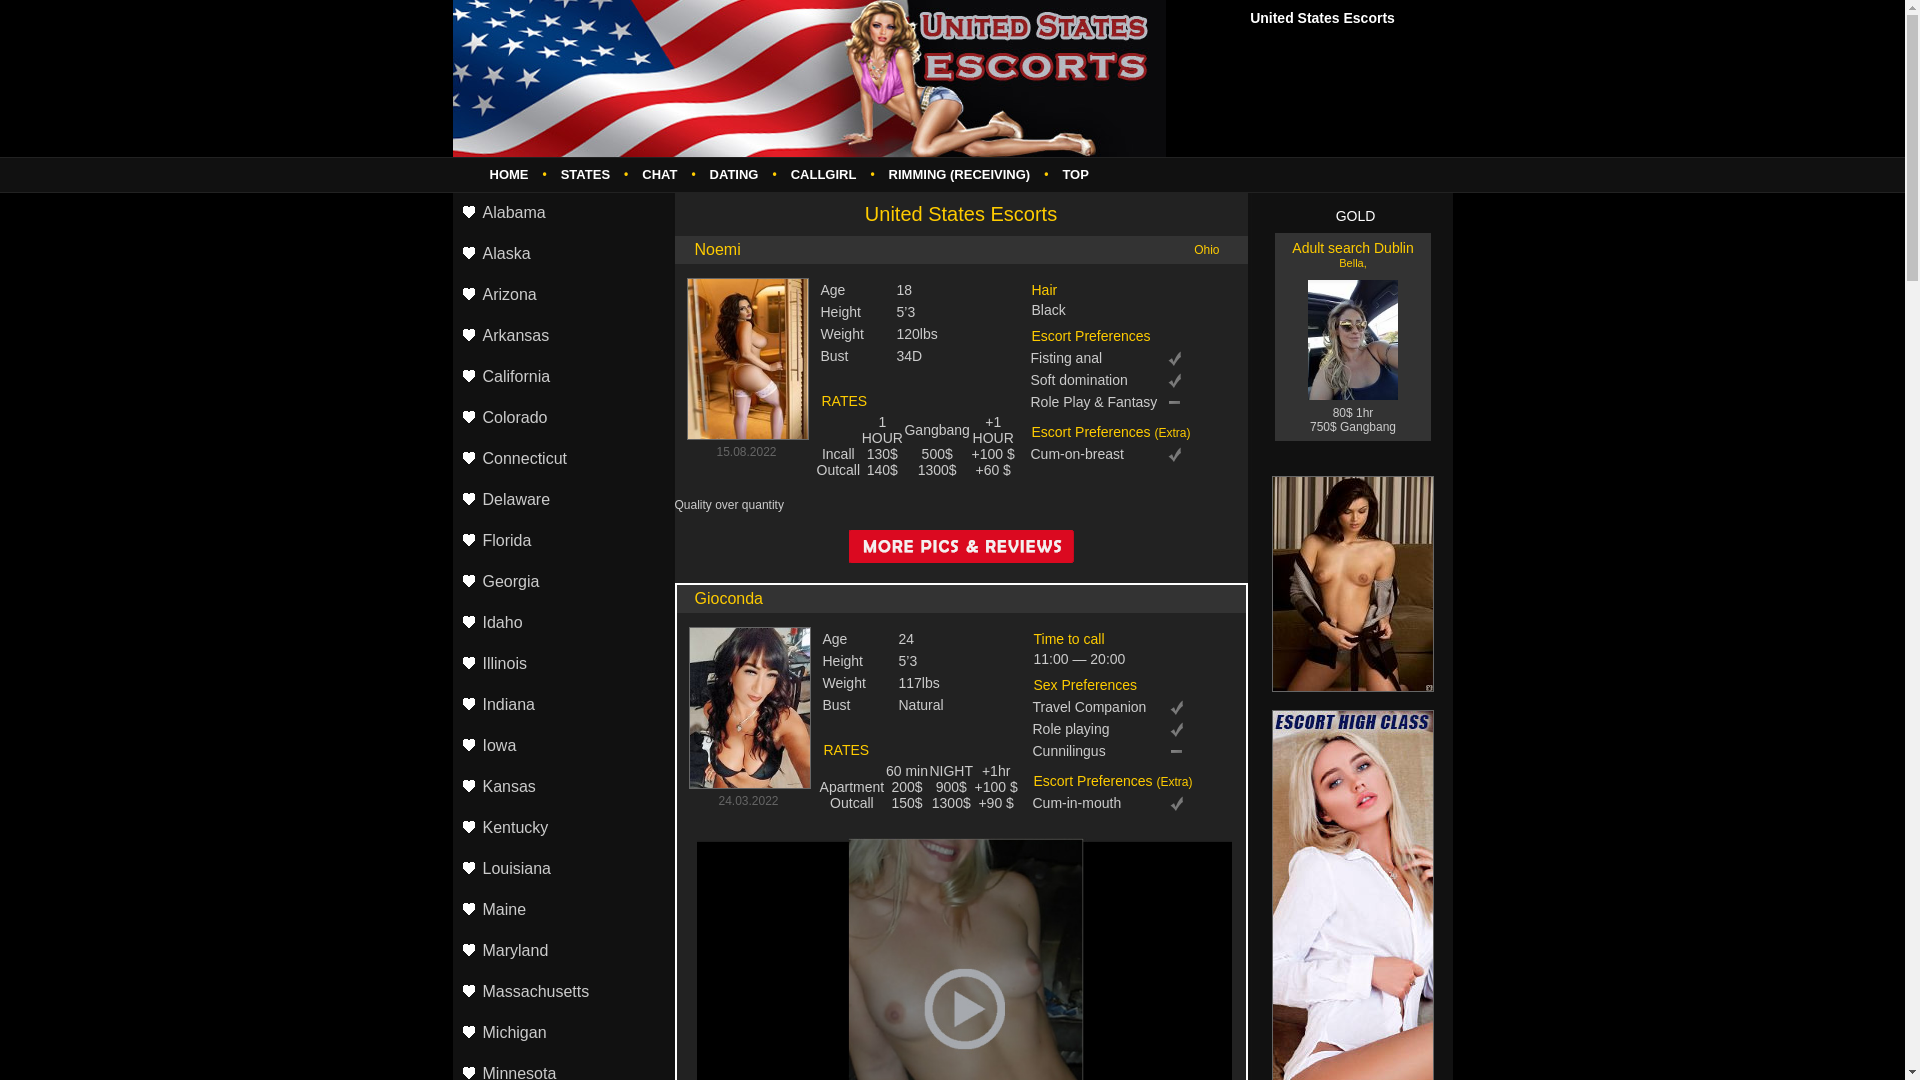  What do you see at coordinates (878, 173) in the screenshot?
I see `'RIMMING (RECEIVING)'` at bounding box center [878, 173].